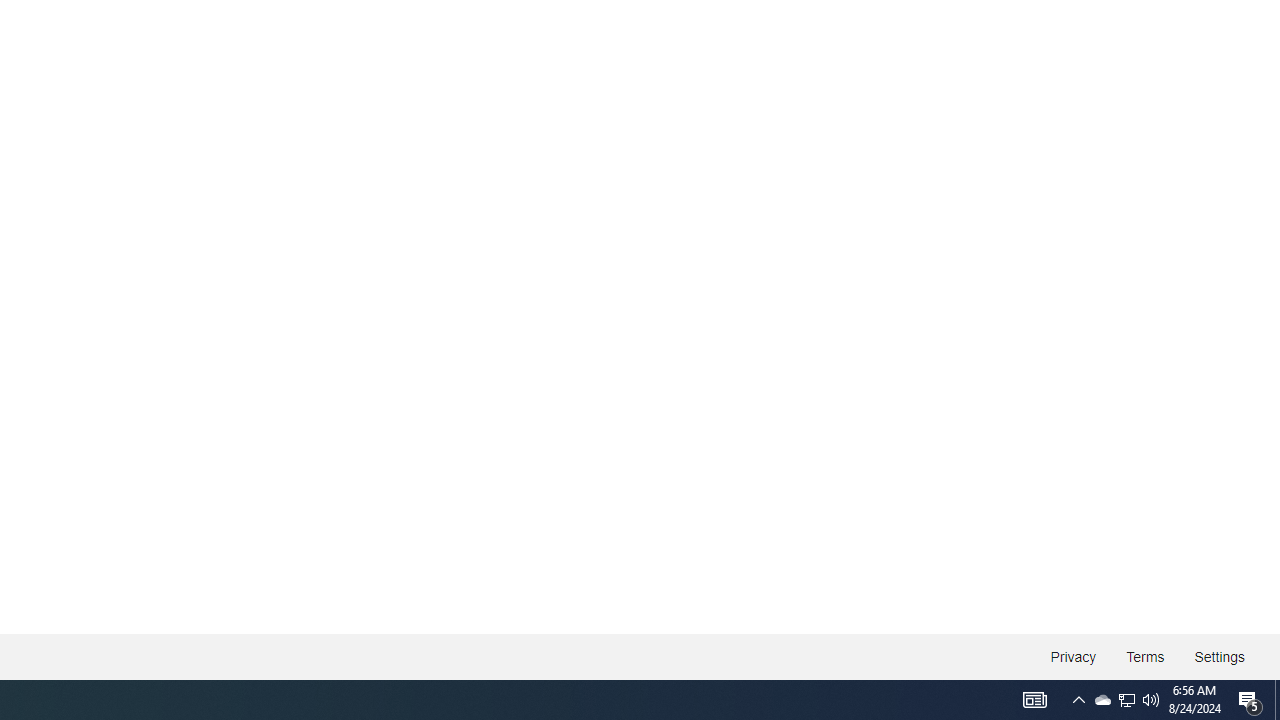 This screenshot has height=720, width=1280. What do you see at coordinates (1218, 657) in the screenshot?
I see `'Settings'` at bounding box center [1218, 657].